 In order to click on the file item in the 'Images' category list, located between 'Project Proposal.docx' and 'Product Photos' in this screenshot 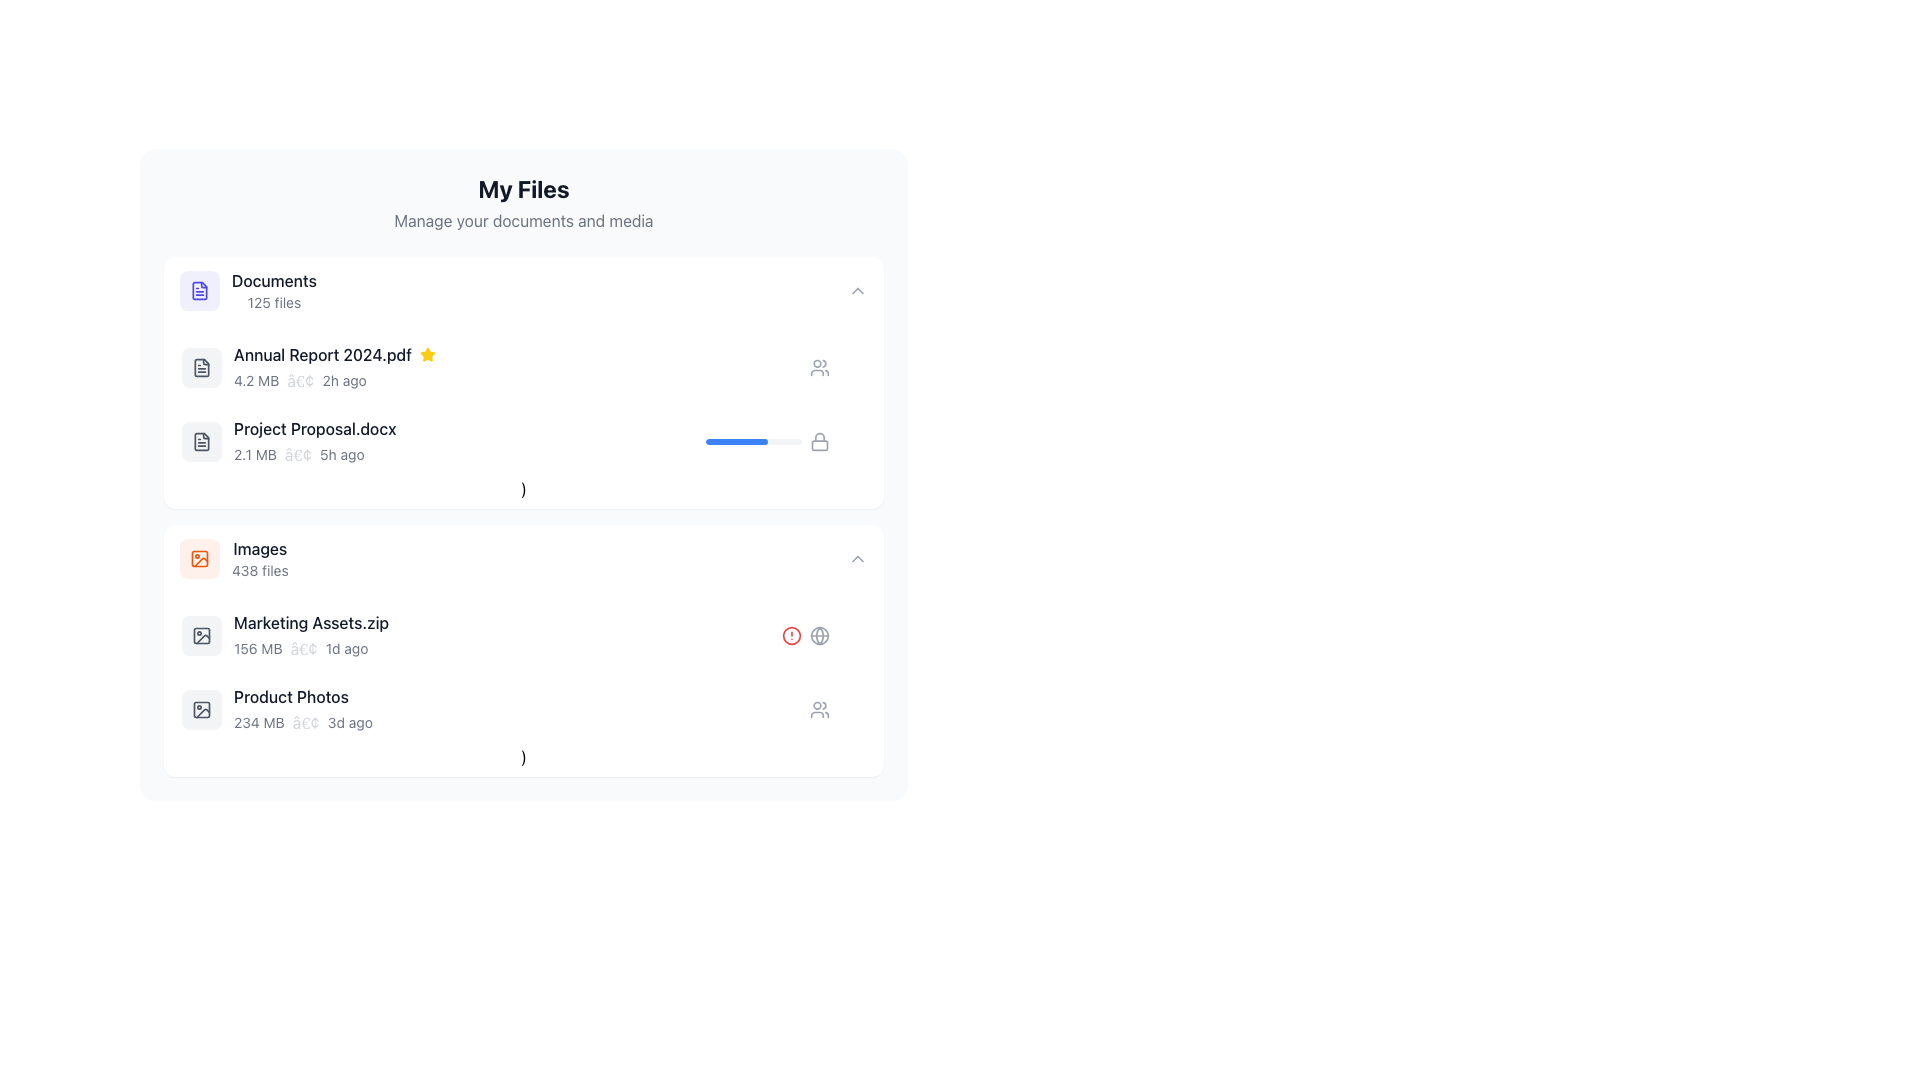, I will do `click(508, 636)`.